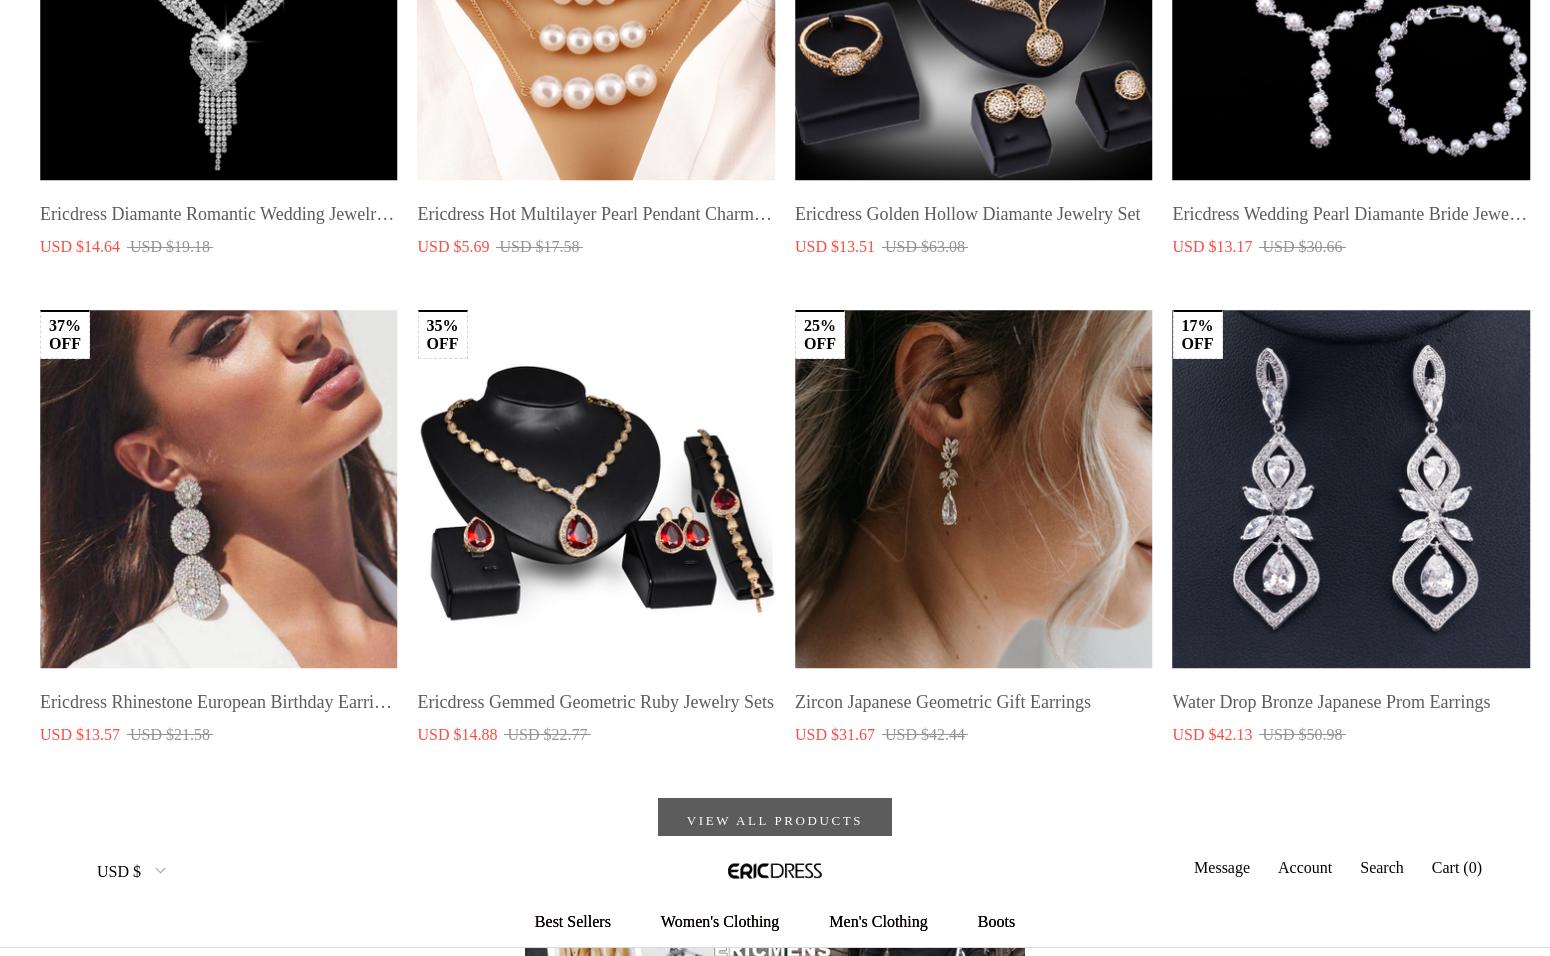  I want to click on 'Ericdress Short Sleeves One Shoulder Ruched Sheath/Column Cocktail Dress', so click(416, 277).